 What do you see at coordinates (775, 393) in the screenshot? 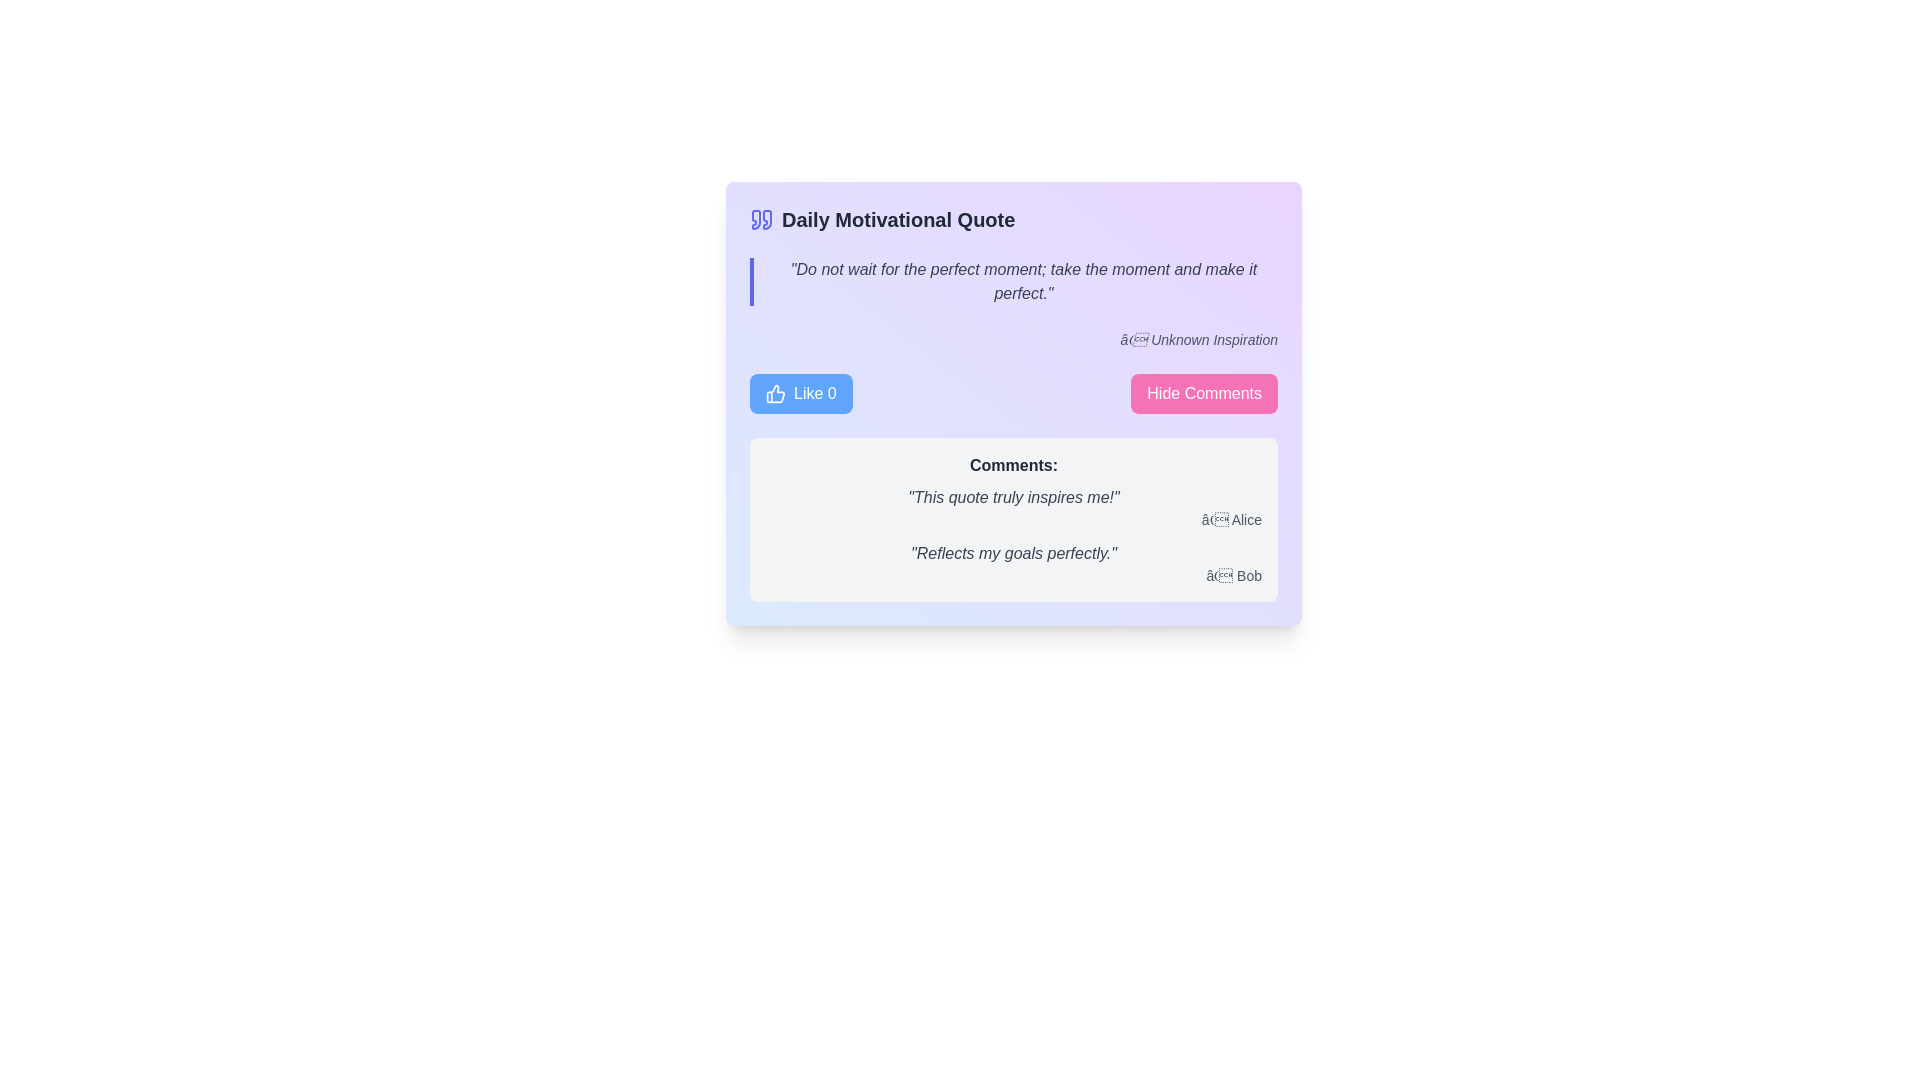
I see `the thumbs-up icon inside the blue button labeled 'Like 0', which is positioned in the top-left region of the card containing the motivational quote` at bounding box center [775, 393].